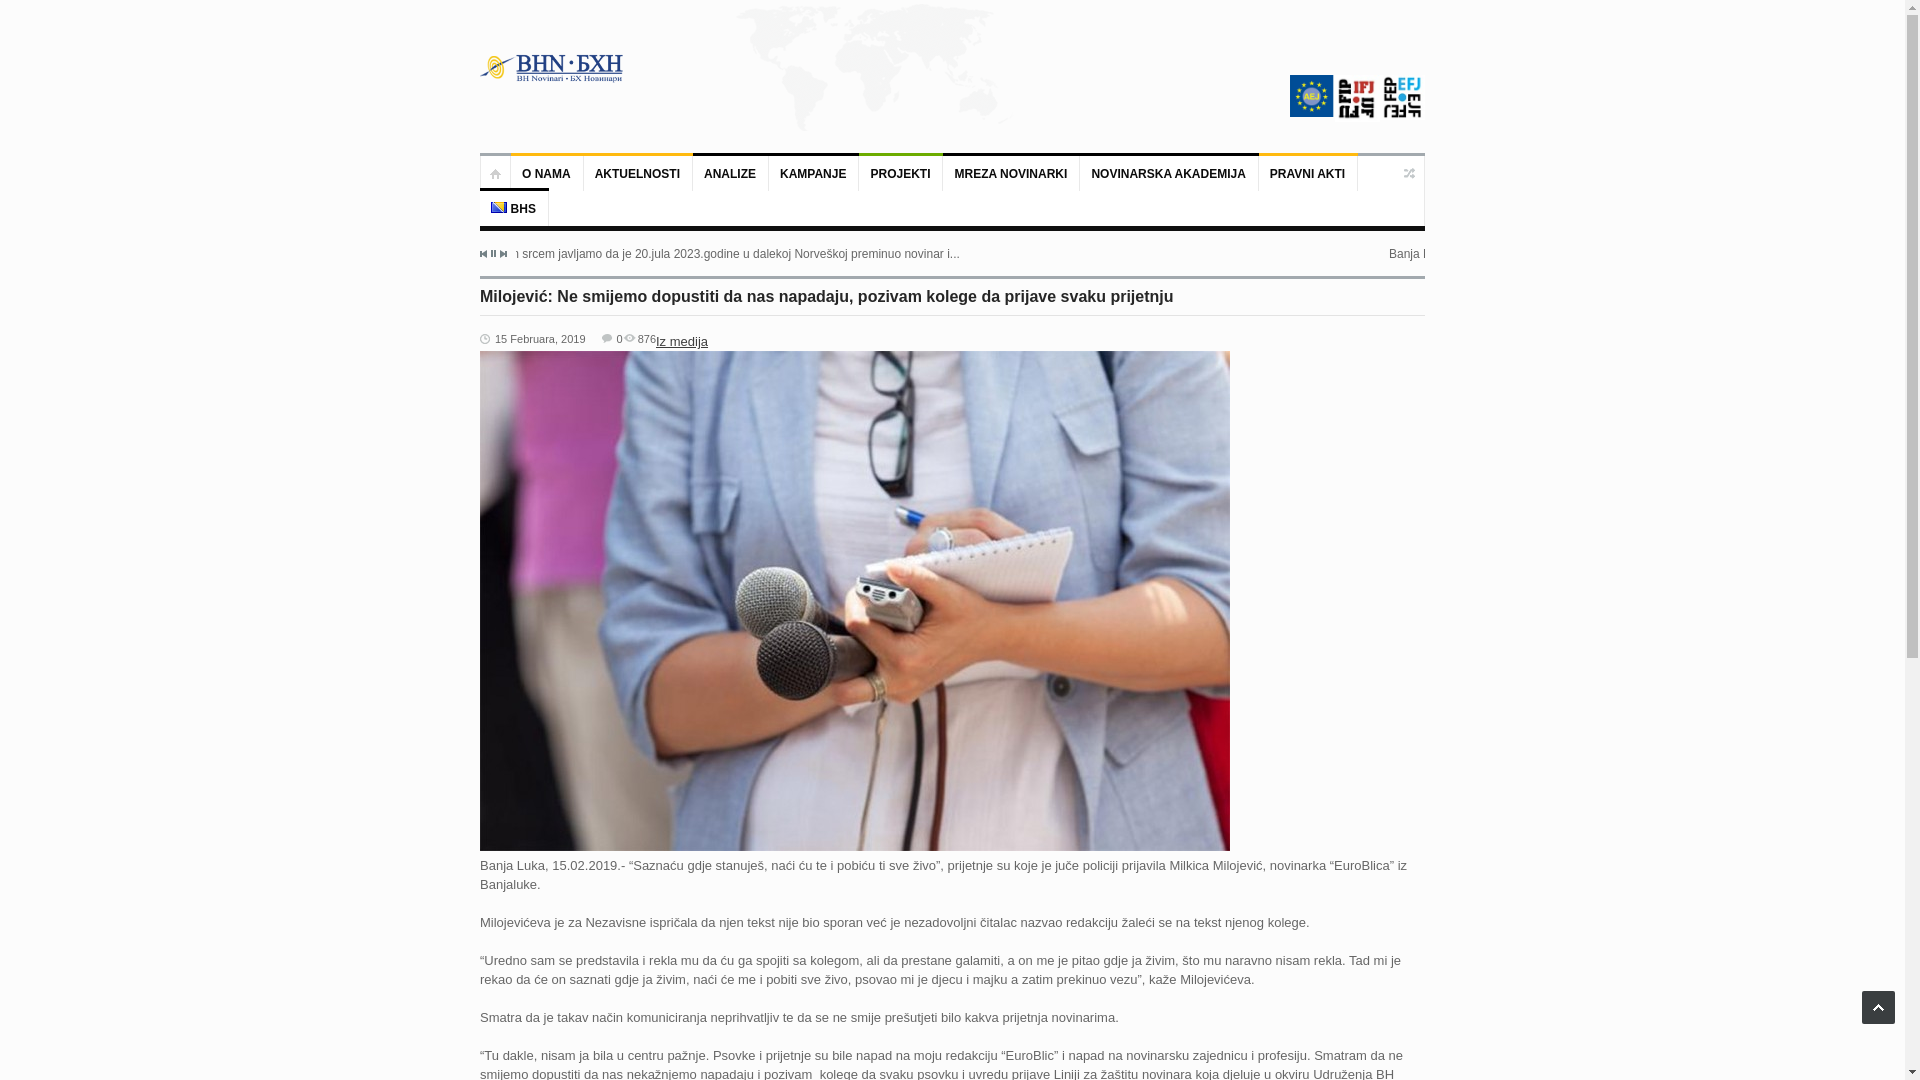 The height and width of the screenshot is (1080, 1920). Describe the element at coordinates (552, 67) in the screenshot. I see `'BH novinari'` at that location.